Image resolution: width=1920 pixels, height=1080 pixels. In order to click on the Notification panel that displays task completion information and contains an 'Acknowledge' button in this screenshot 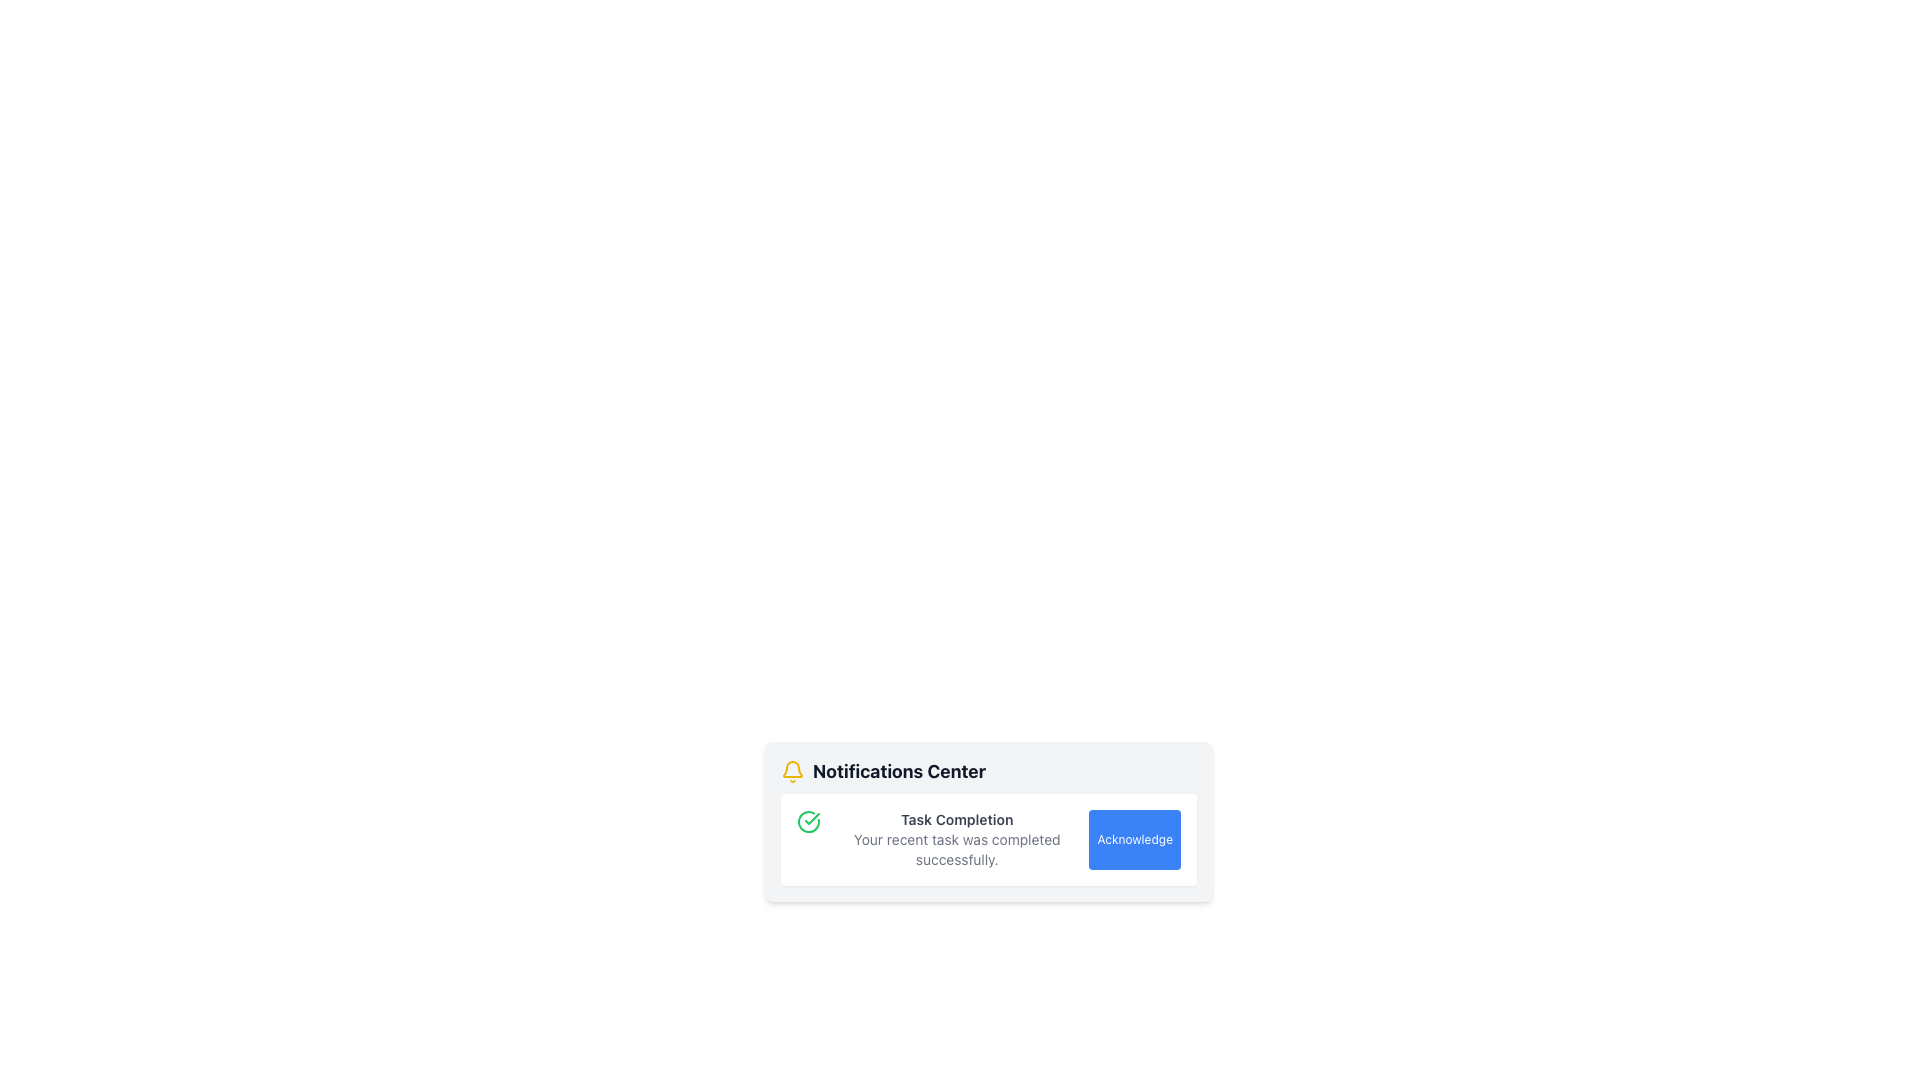, I will do `click(988, 821)`.